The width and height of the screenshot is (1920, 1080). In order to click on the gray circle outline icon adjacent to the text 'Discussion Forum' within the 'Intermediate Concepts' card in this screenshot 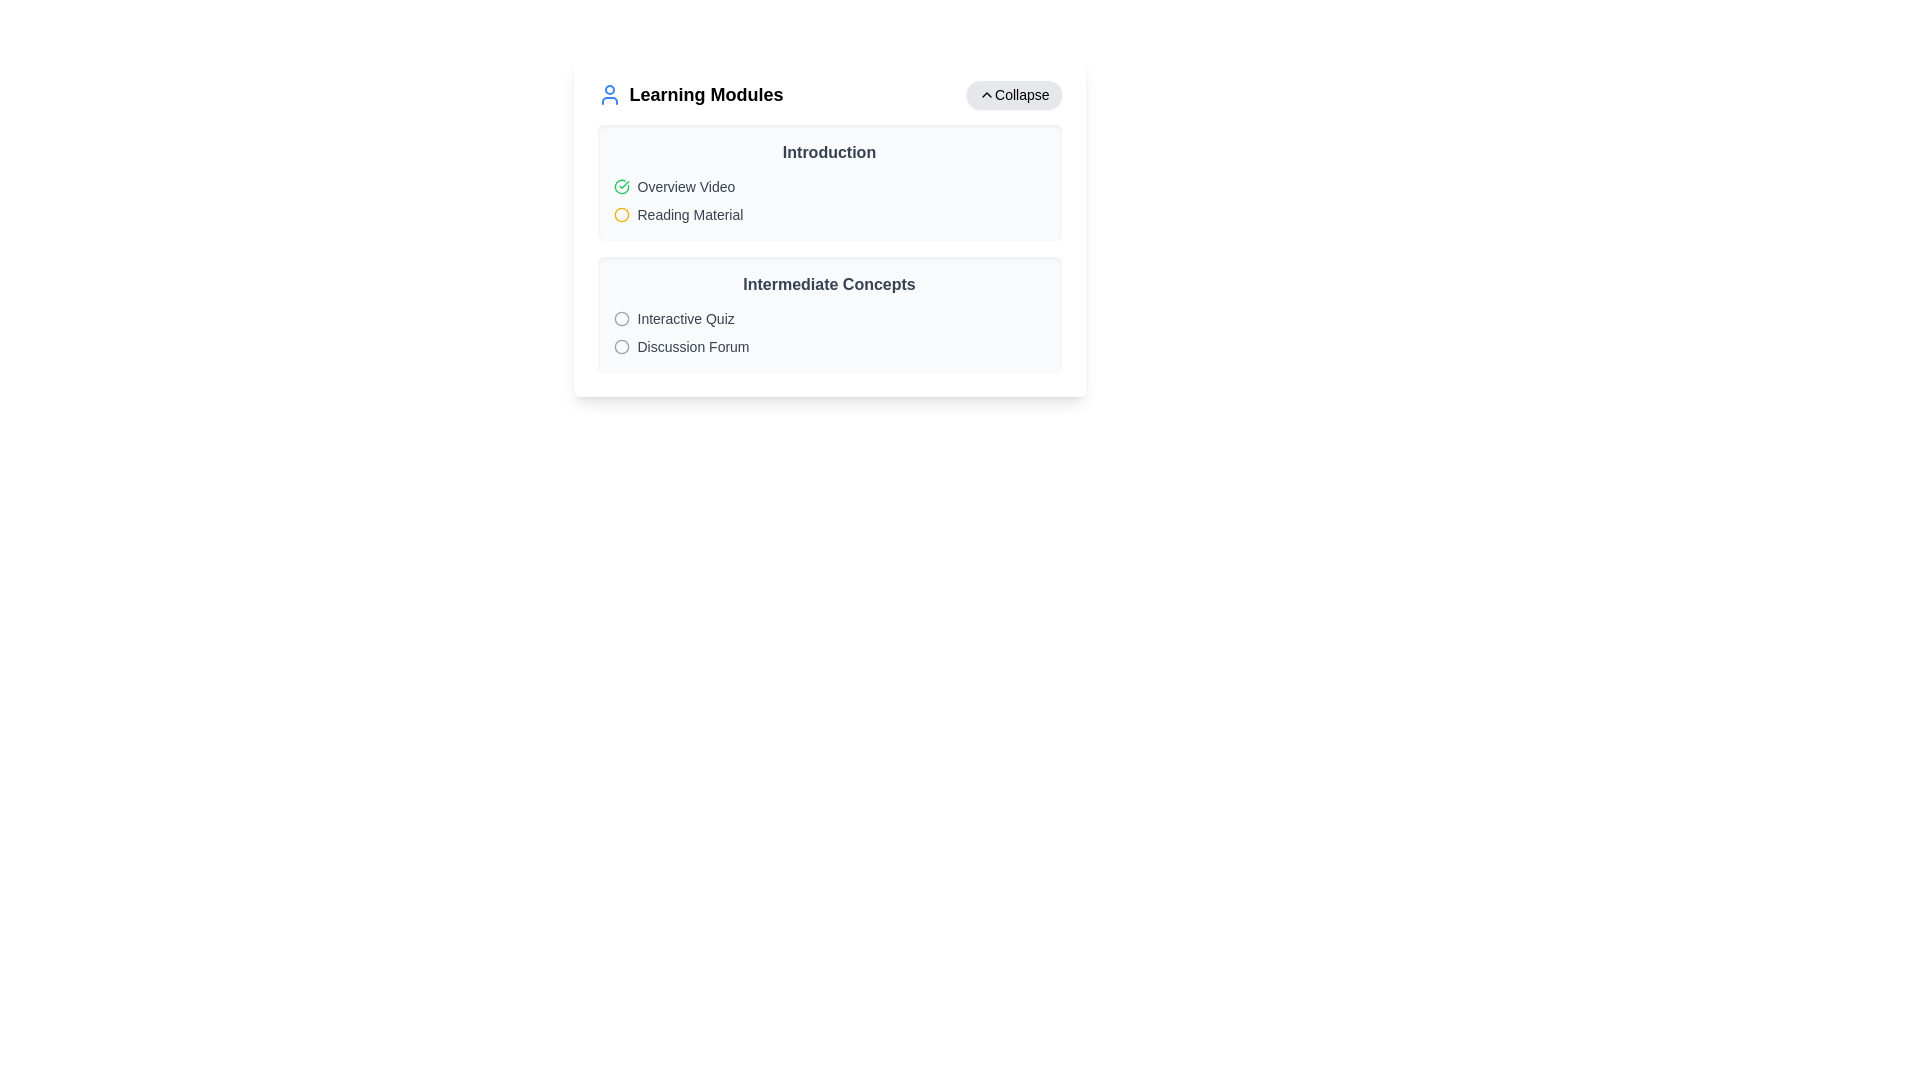, I will do `click(620, 346)`.